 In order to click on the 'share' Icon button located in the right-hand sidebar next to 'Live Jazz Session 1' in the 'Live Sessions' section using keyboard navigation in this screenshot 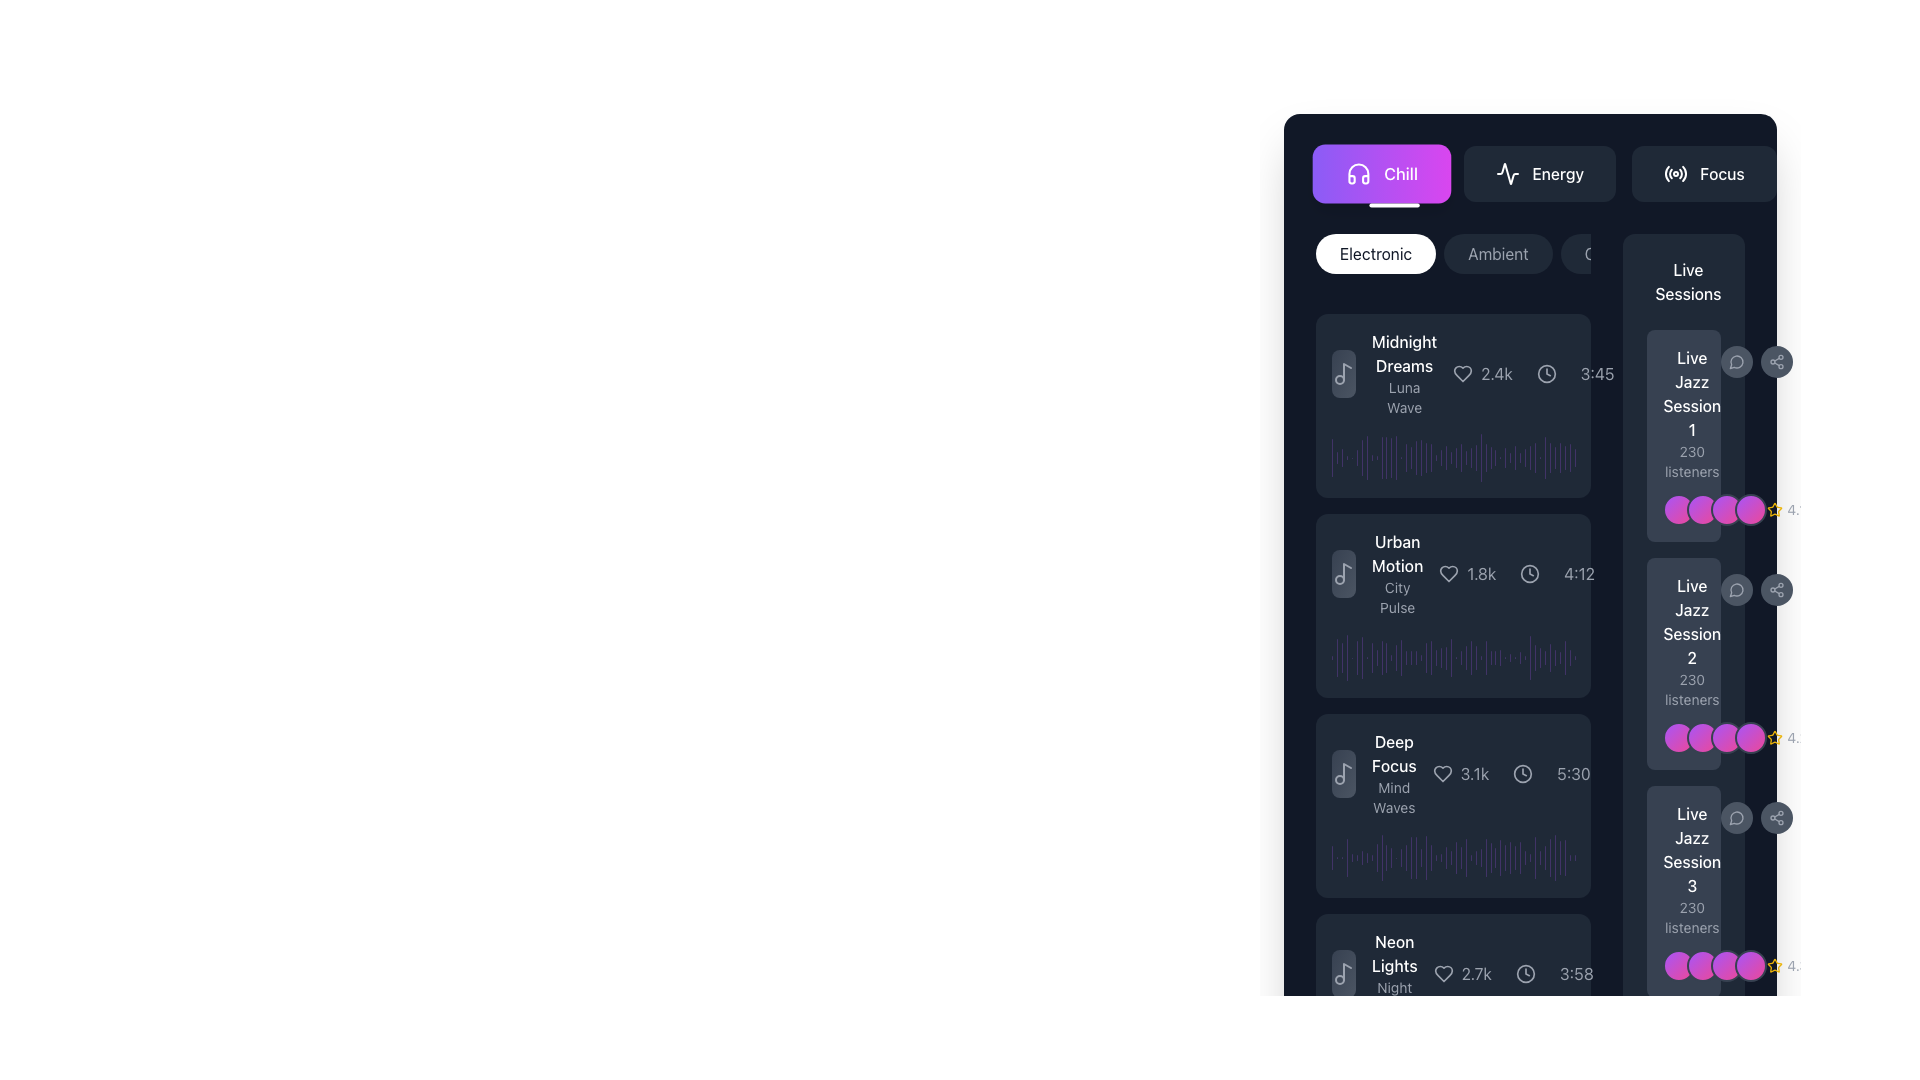, I will do `click(1777, 589)`.